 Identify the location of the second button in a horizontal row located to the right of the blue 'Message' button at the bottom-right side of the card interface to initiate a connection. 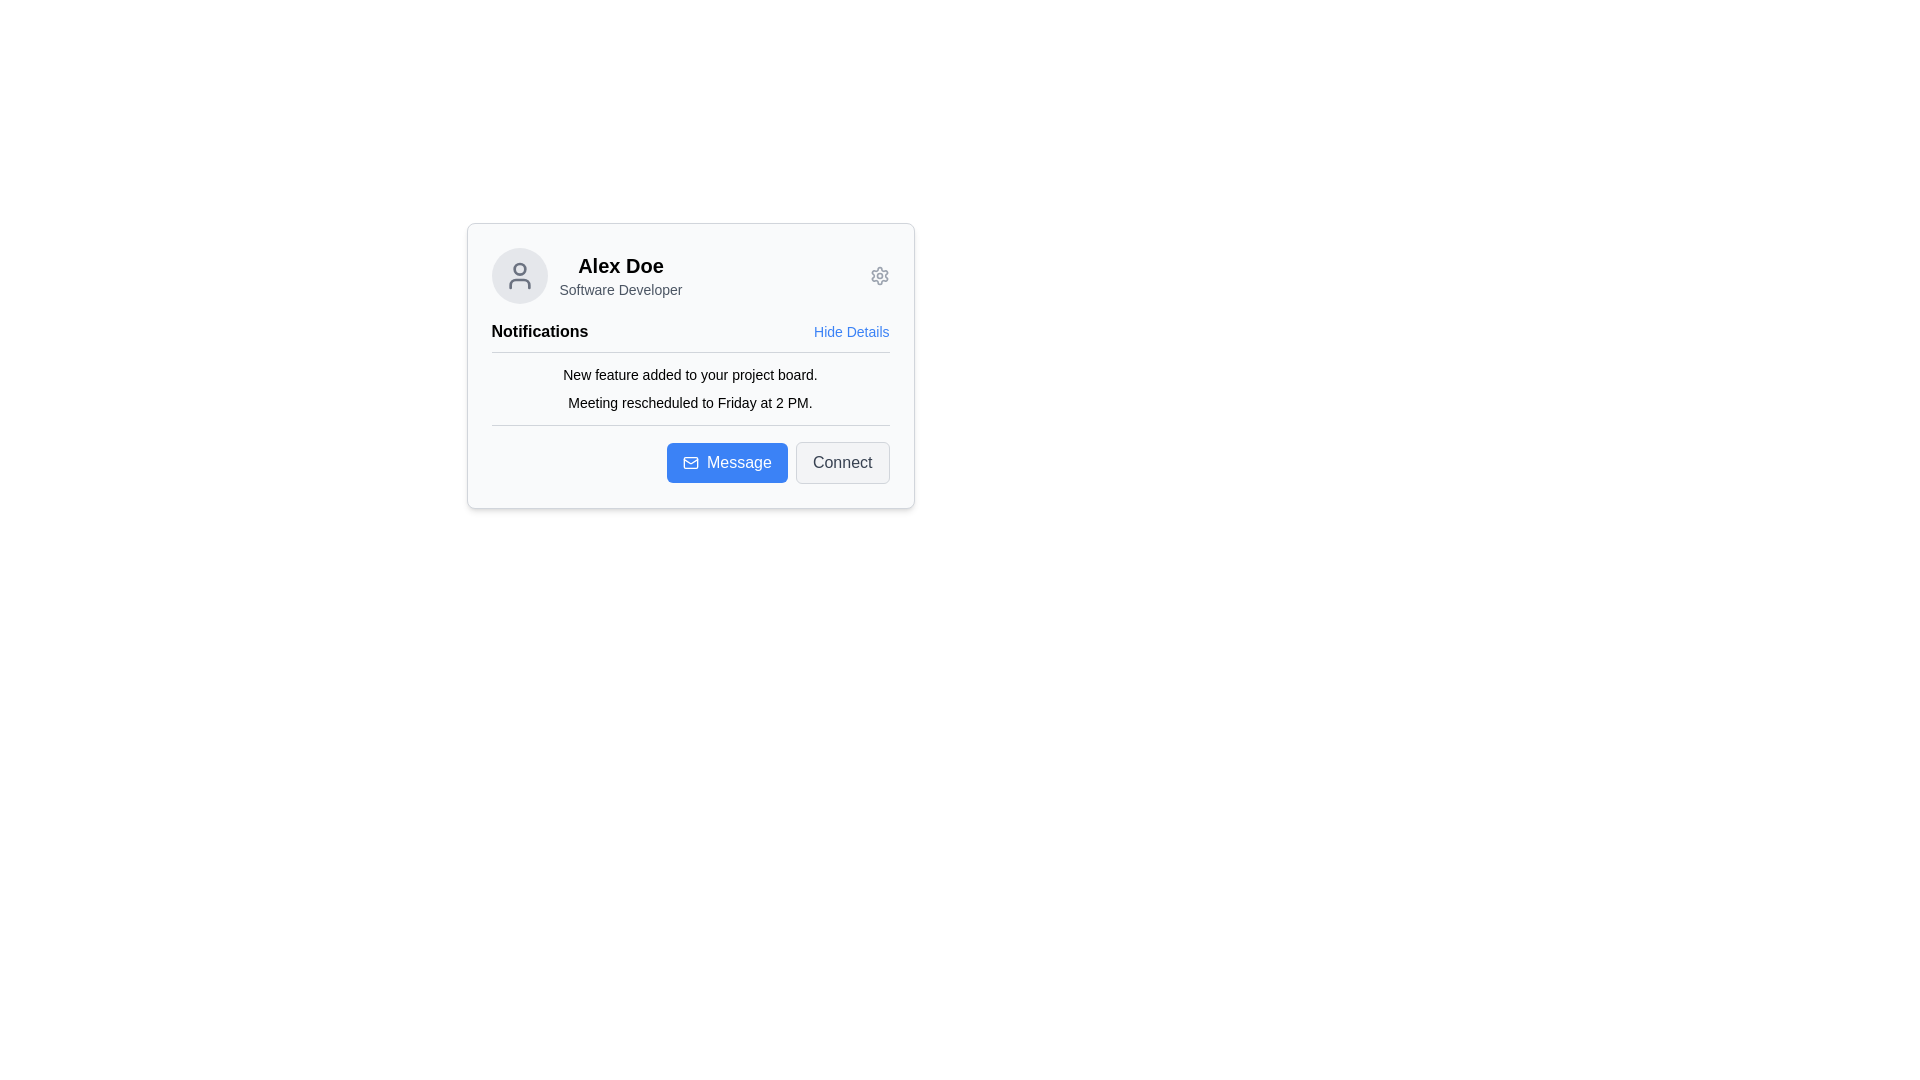
(842, 462).